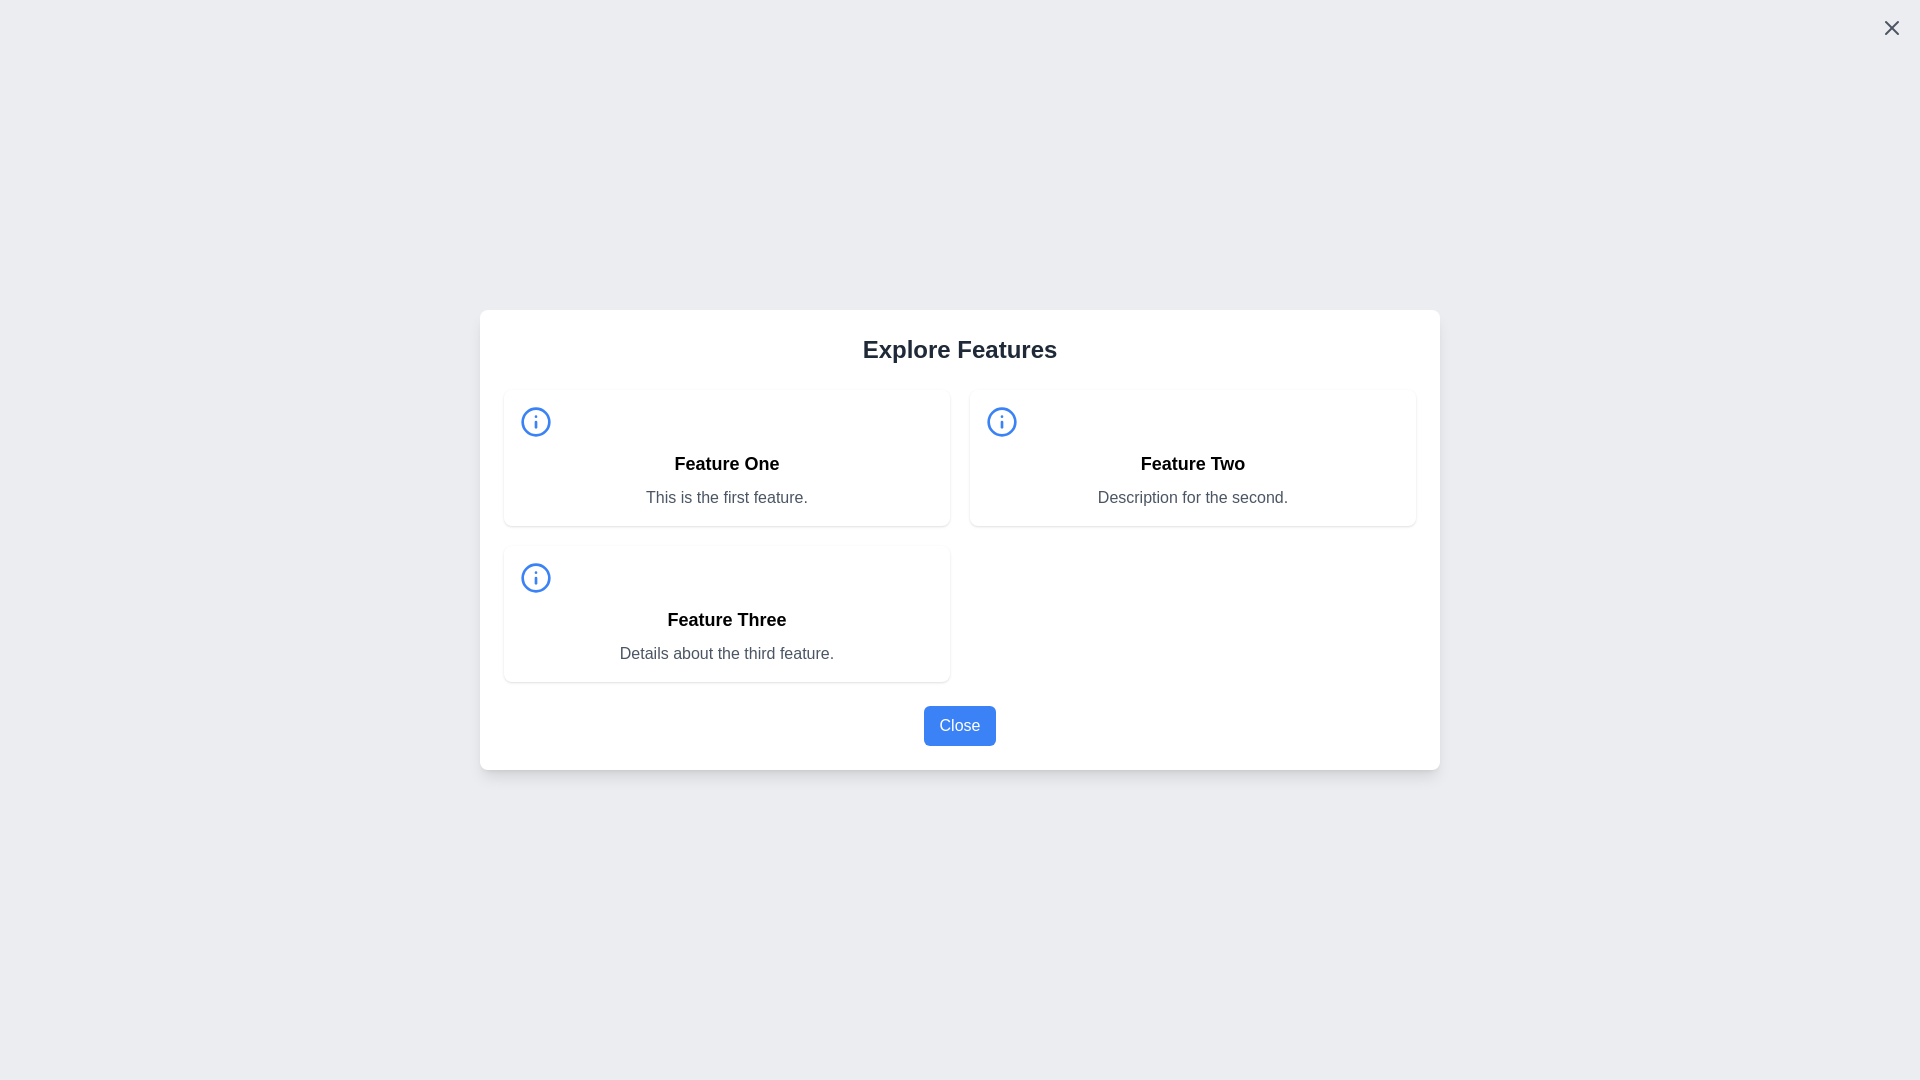 Image resolution: width=1920 pixels, height=1080 pixels. What do you see at coordinates (536, 420) in the screenshot?
I see `the circular graphical icon component with a blue outline located in the upper-left quadrant of the modal dialogue, positioned above the text 'Feature One'` at bounding box center [536, 420].